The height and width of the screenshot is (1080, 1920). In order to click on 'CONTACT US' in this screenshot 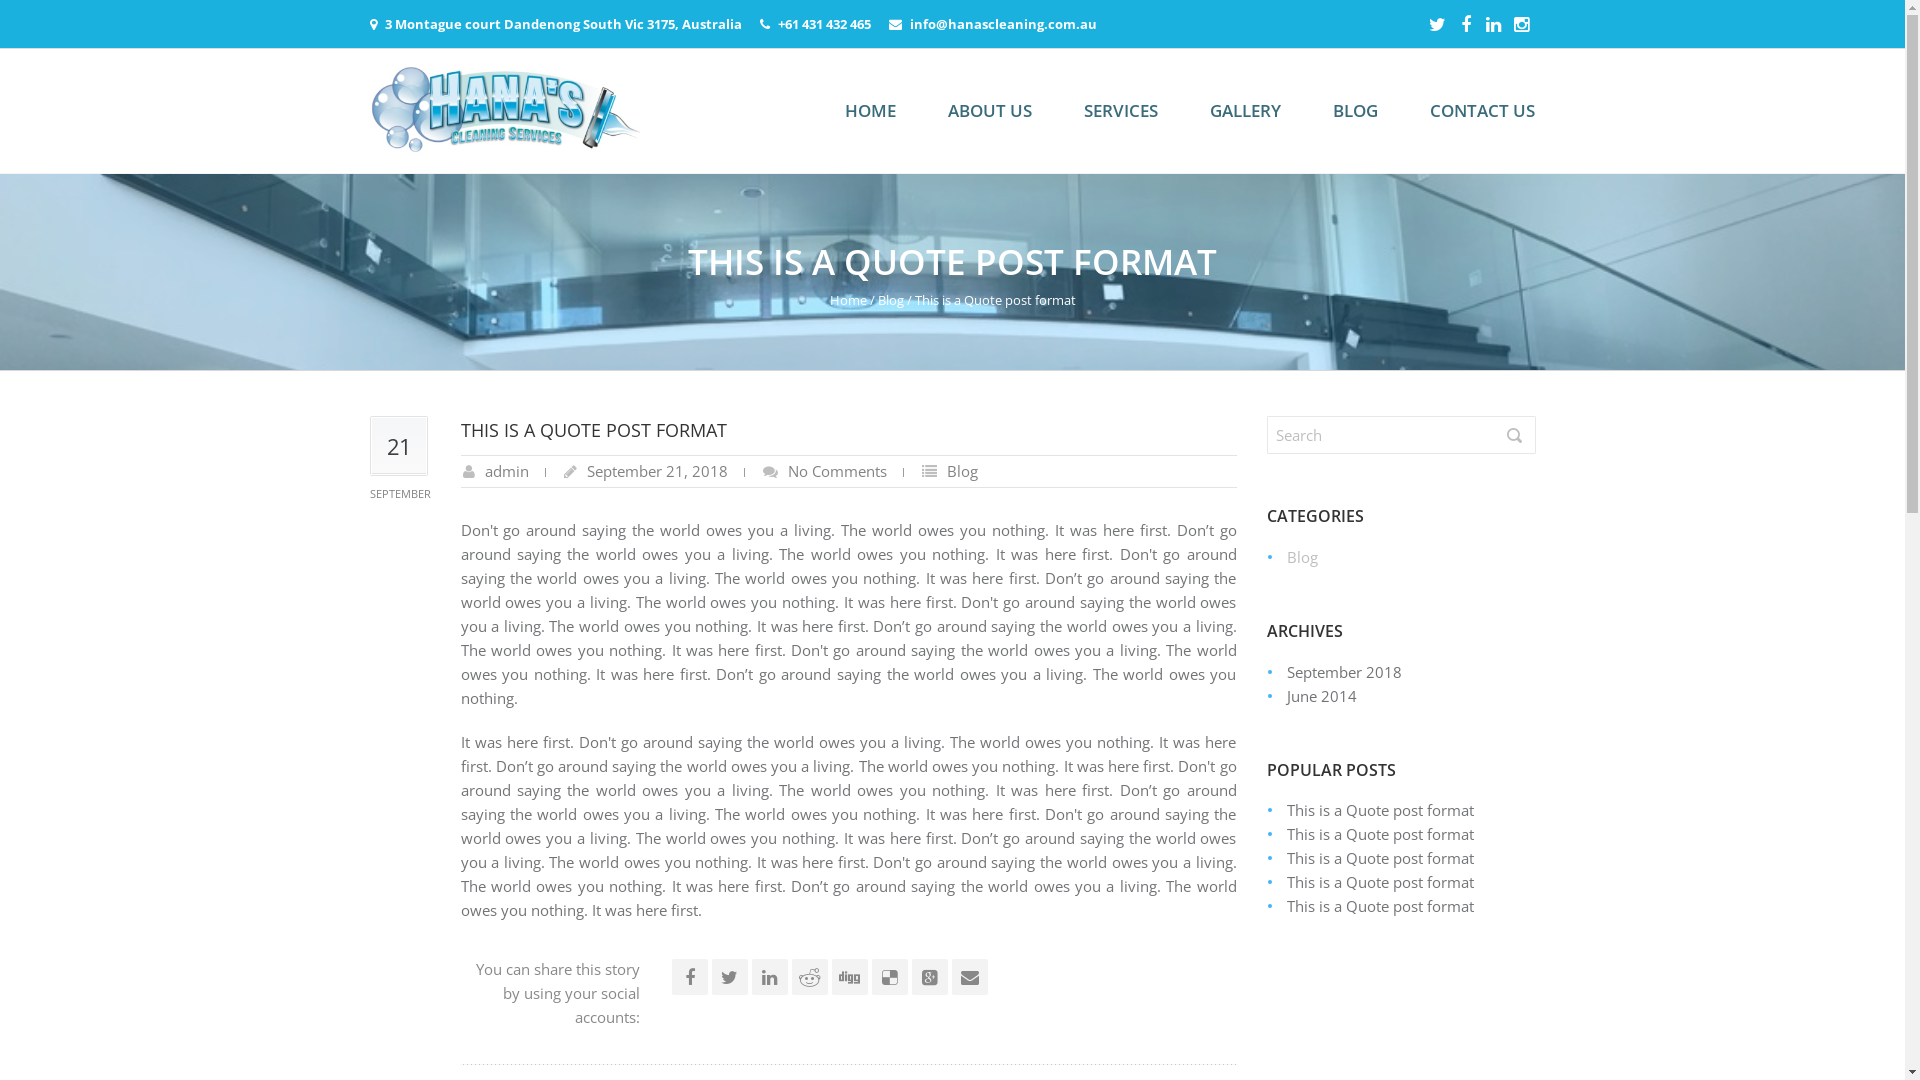, I will do `click(1481, 110)`.